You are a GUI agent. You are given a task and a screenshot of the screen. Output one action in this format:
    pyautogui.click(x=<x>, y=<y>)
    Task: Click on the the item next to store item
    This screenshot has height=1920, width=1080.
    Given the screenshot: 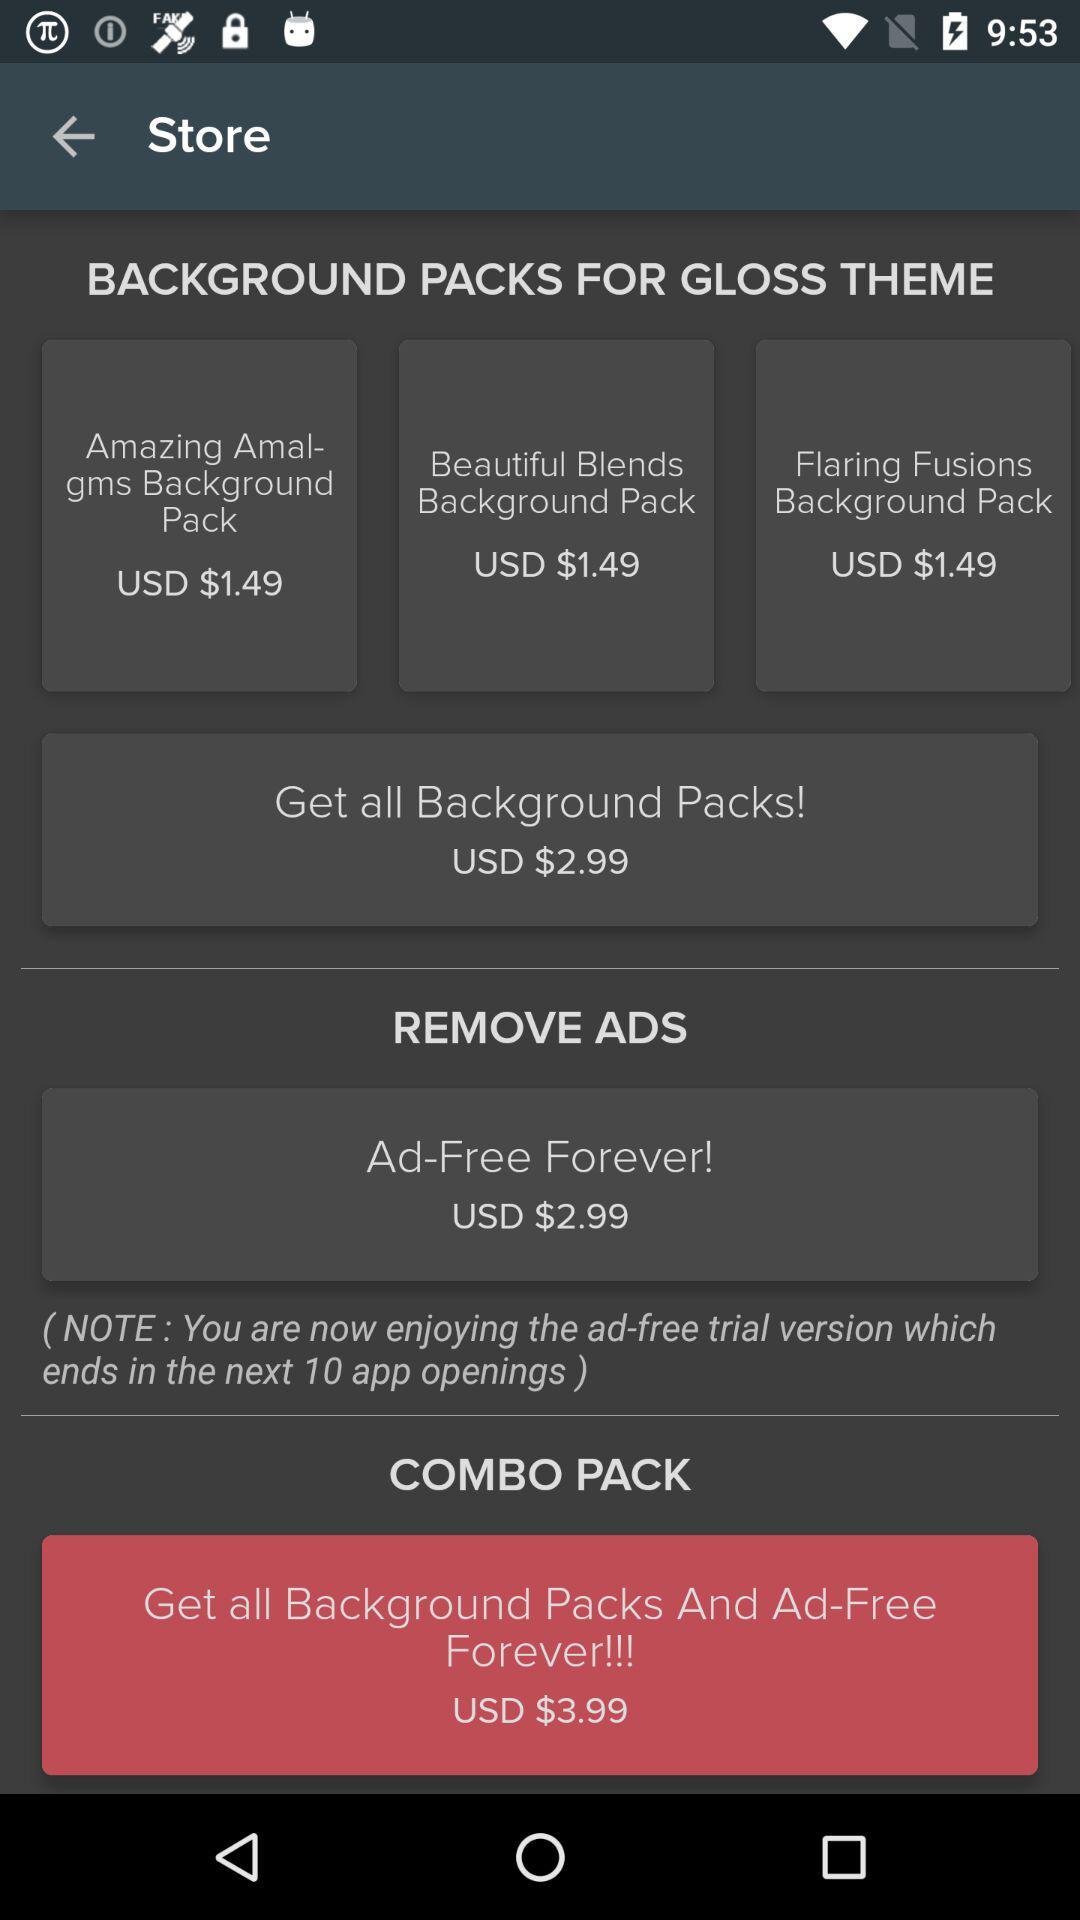 What is the action you would take?
    pyautogui.click(x=72, y=135)
    